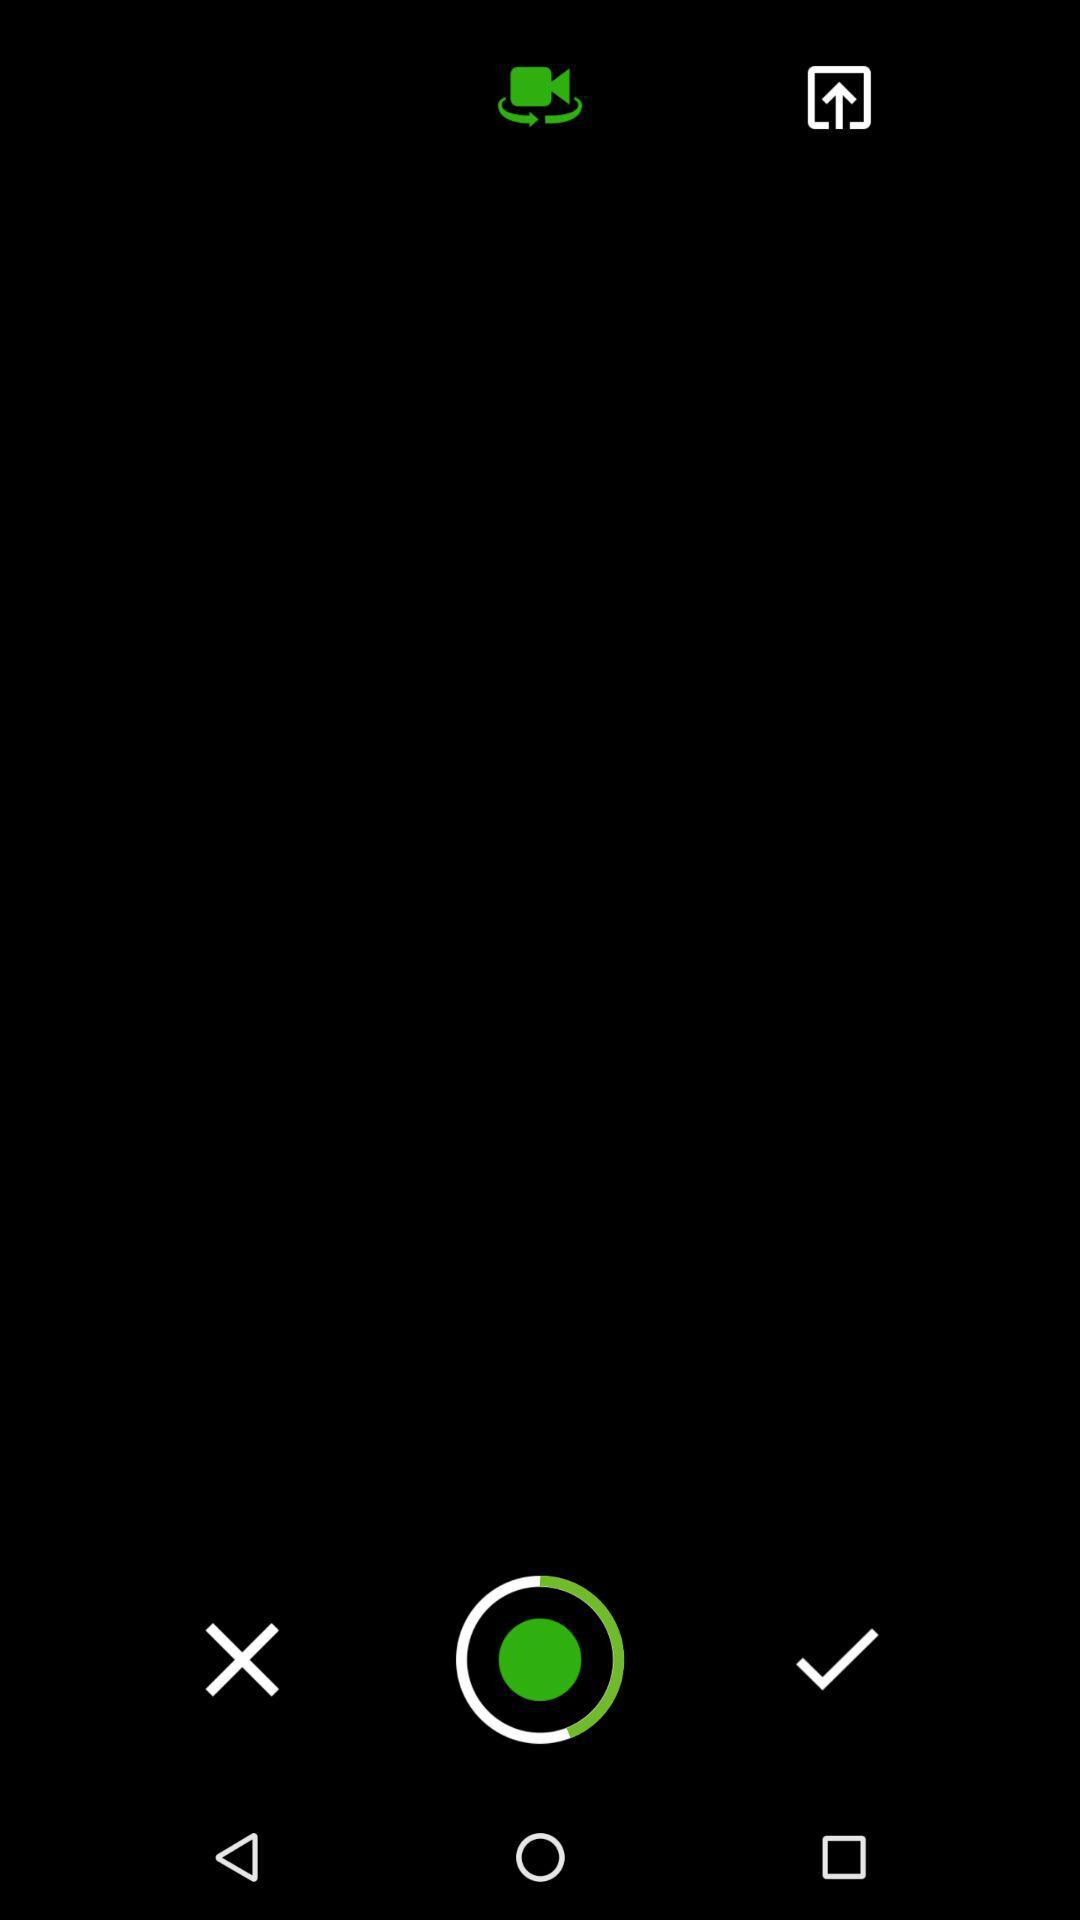  Describe the element at coordinates (540, 96) in the screenshot. I see `the videocam icon` at that location.